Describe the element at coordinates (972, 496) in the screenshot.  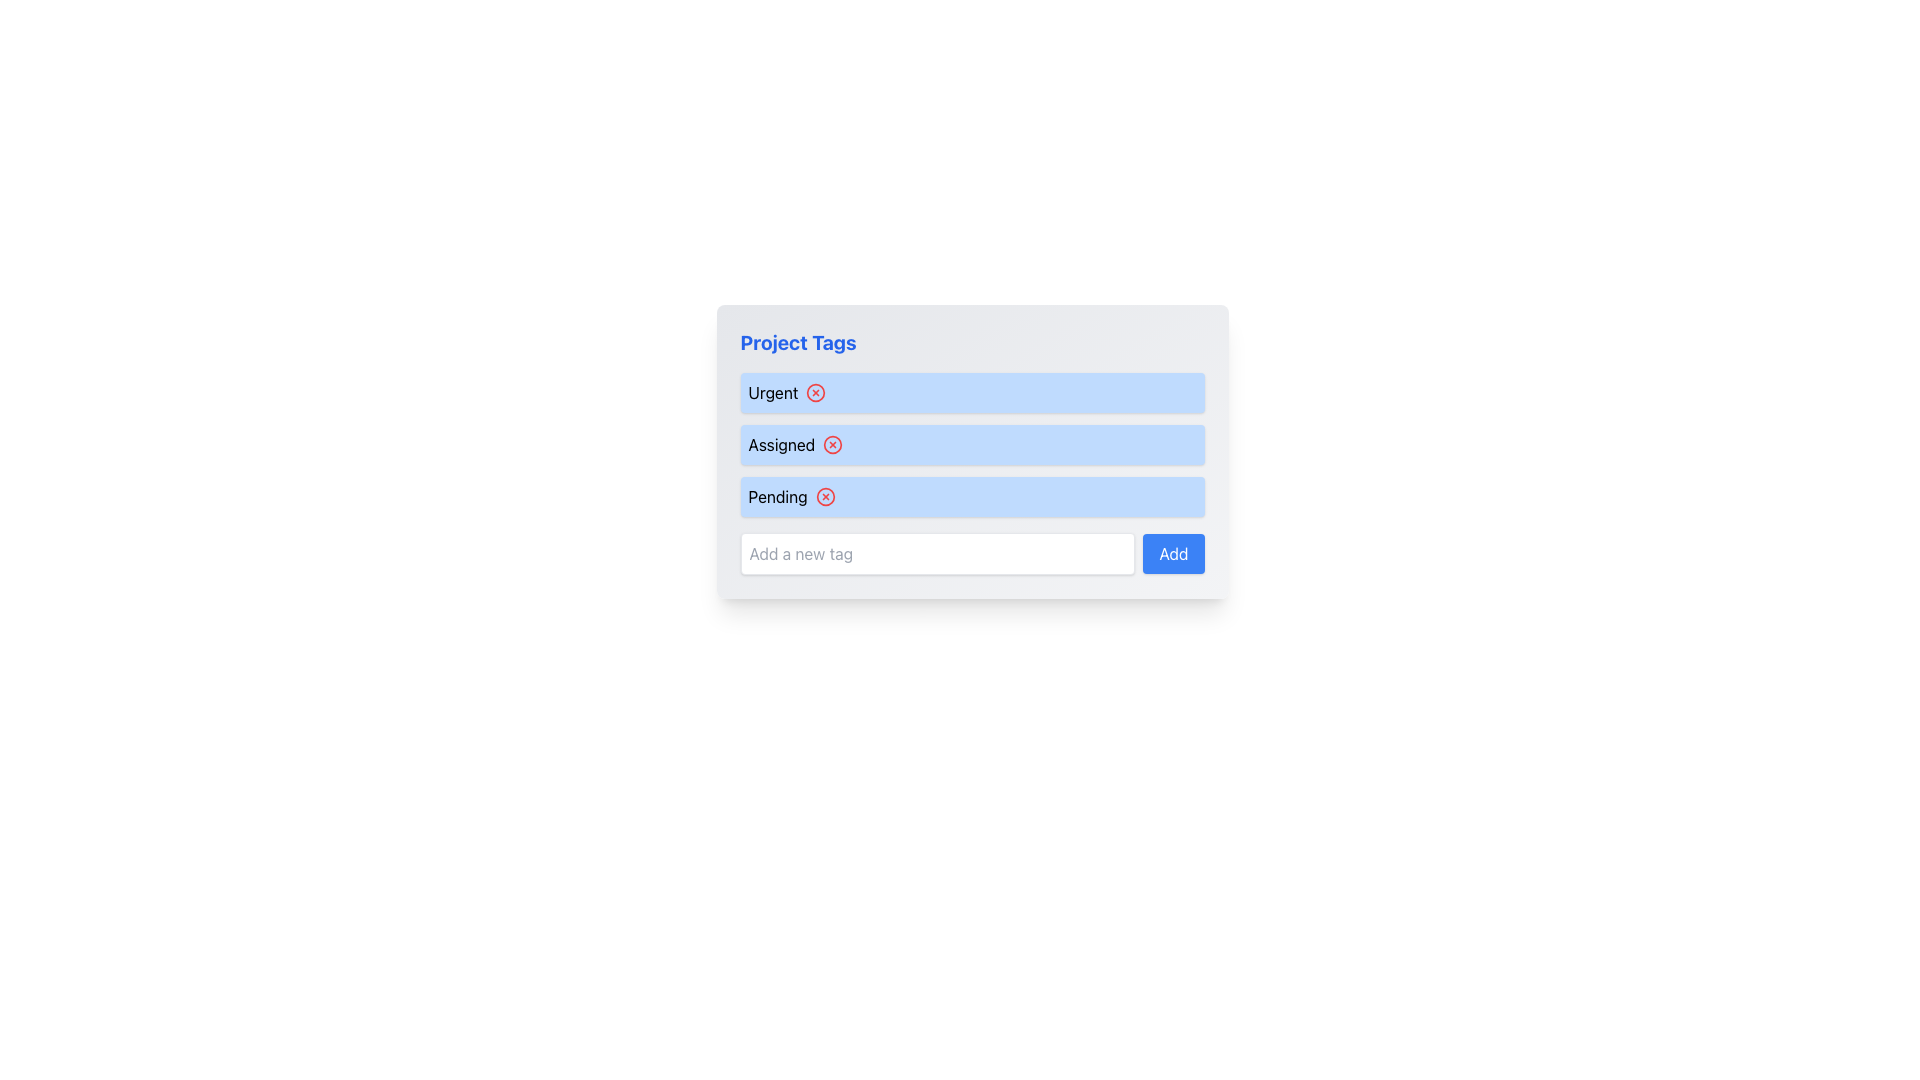
I see `the 'Pending' label with actionable icon` at that location.